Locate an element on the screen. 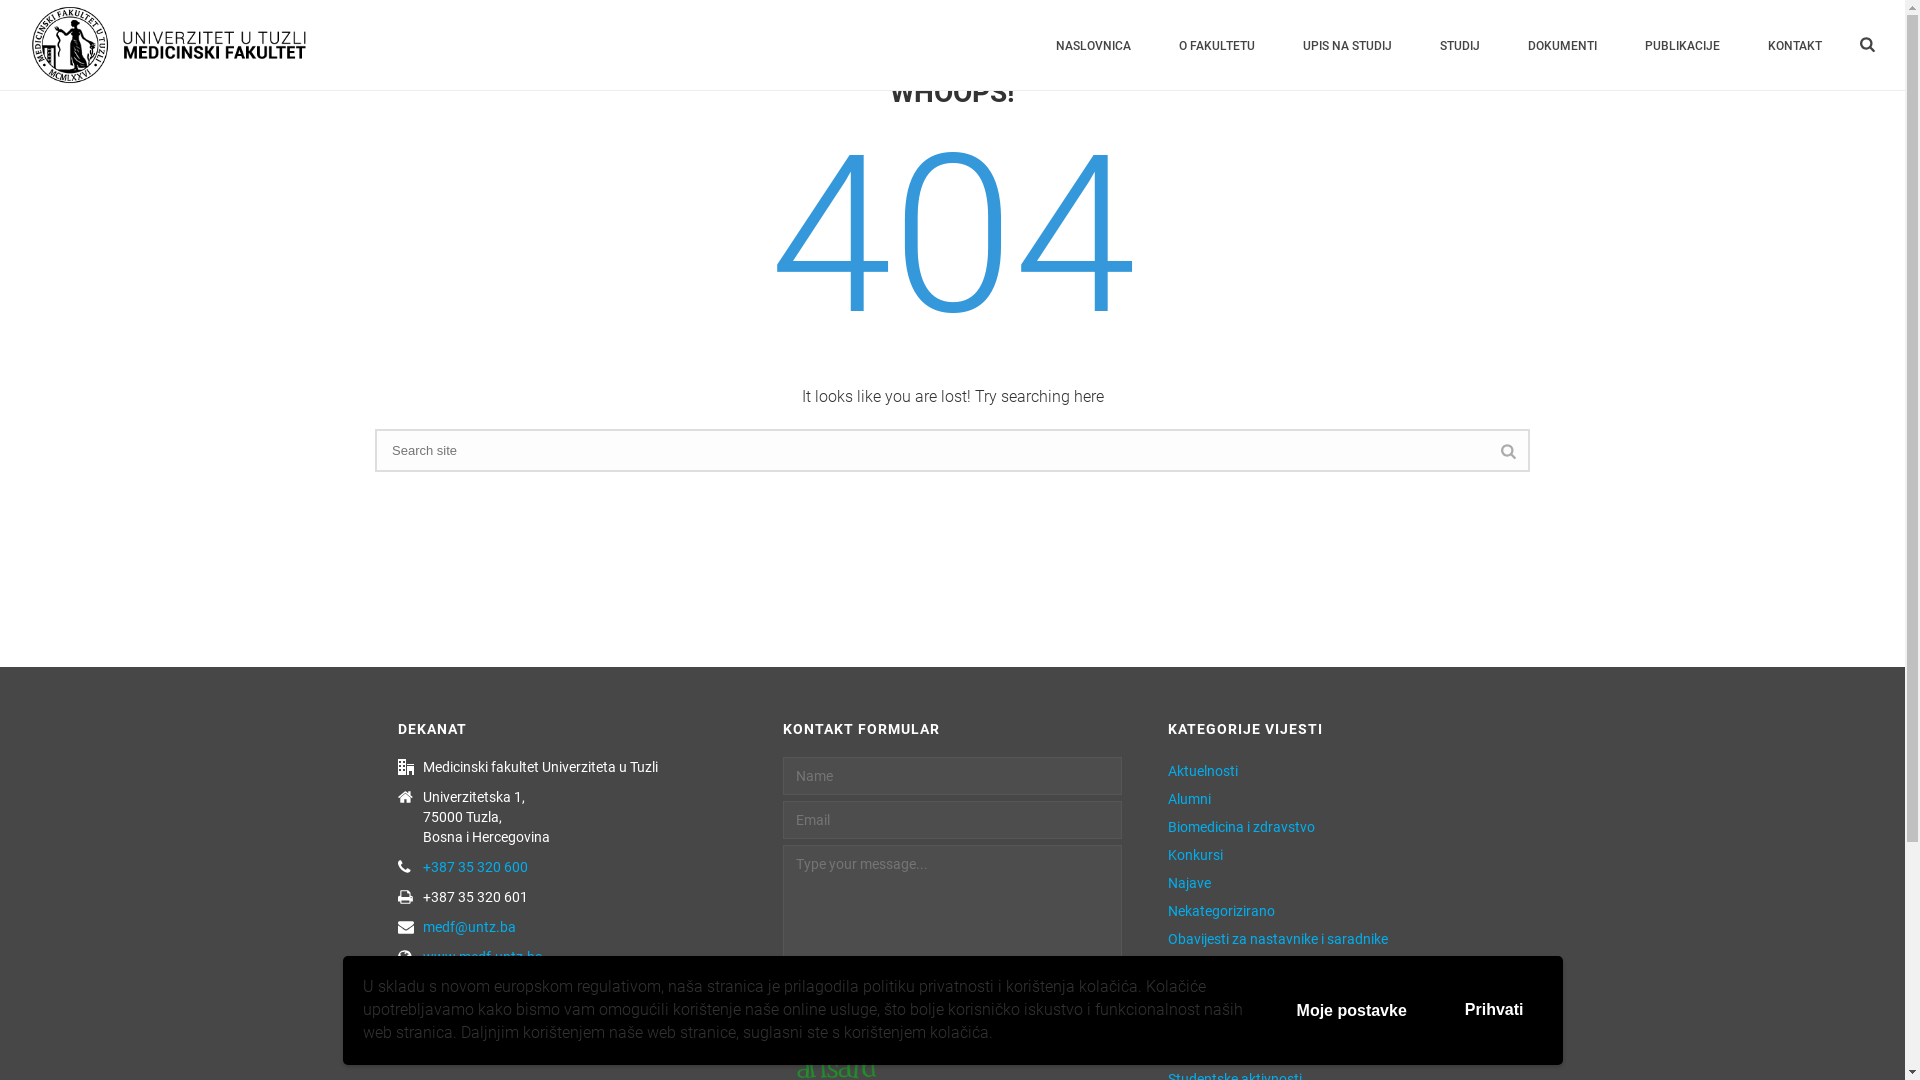 The height and width of the screenshot is (1080, 1920). 'Obavijesti za nastavnike i saradnike' is located at coordinates (1276, 938).